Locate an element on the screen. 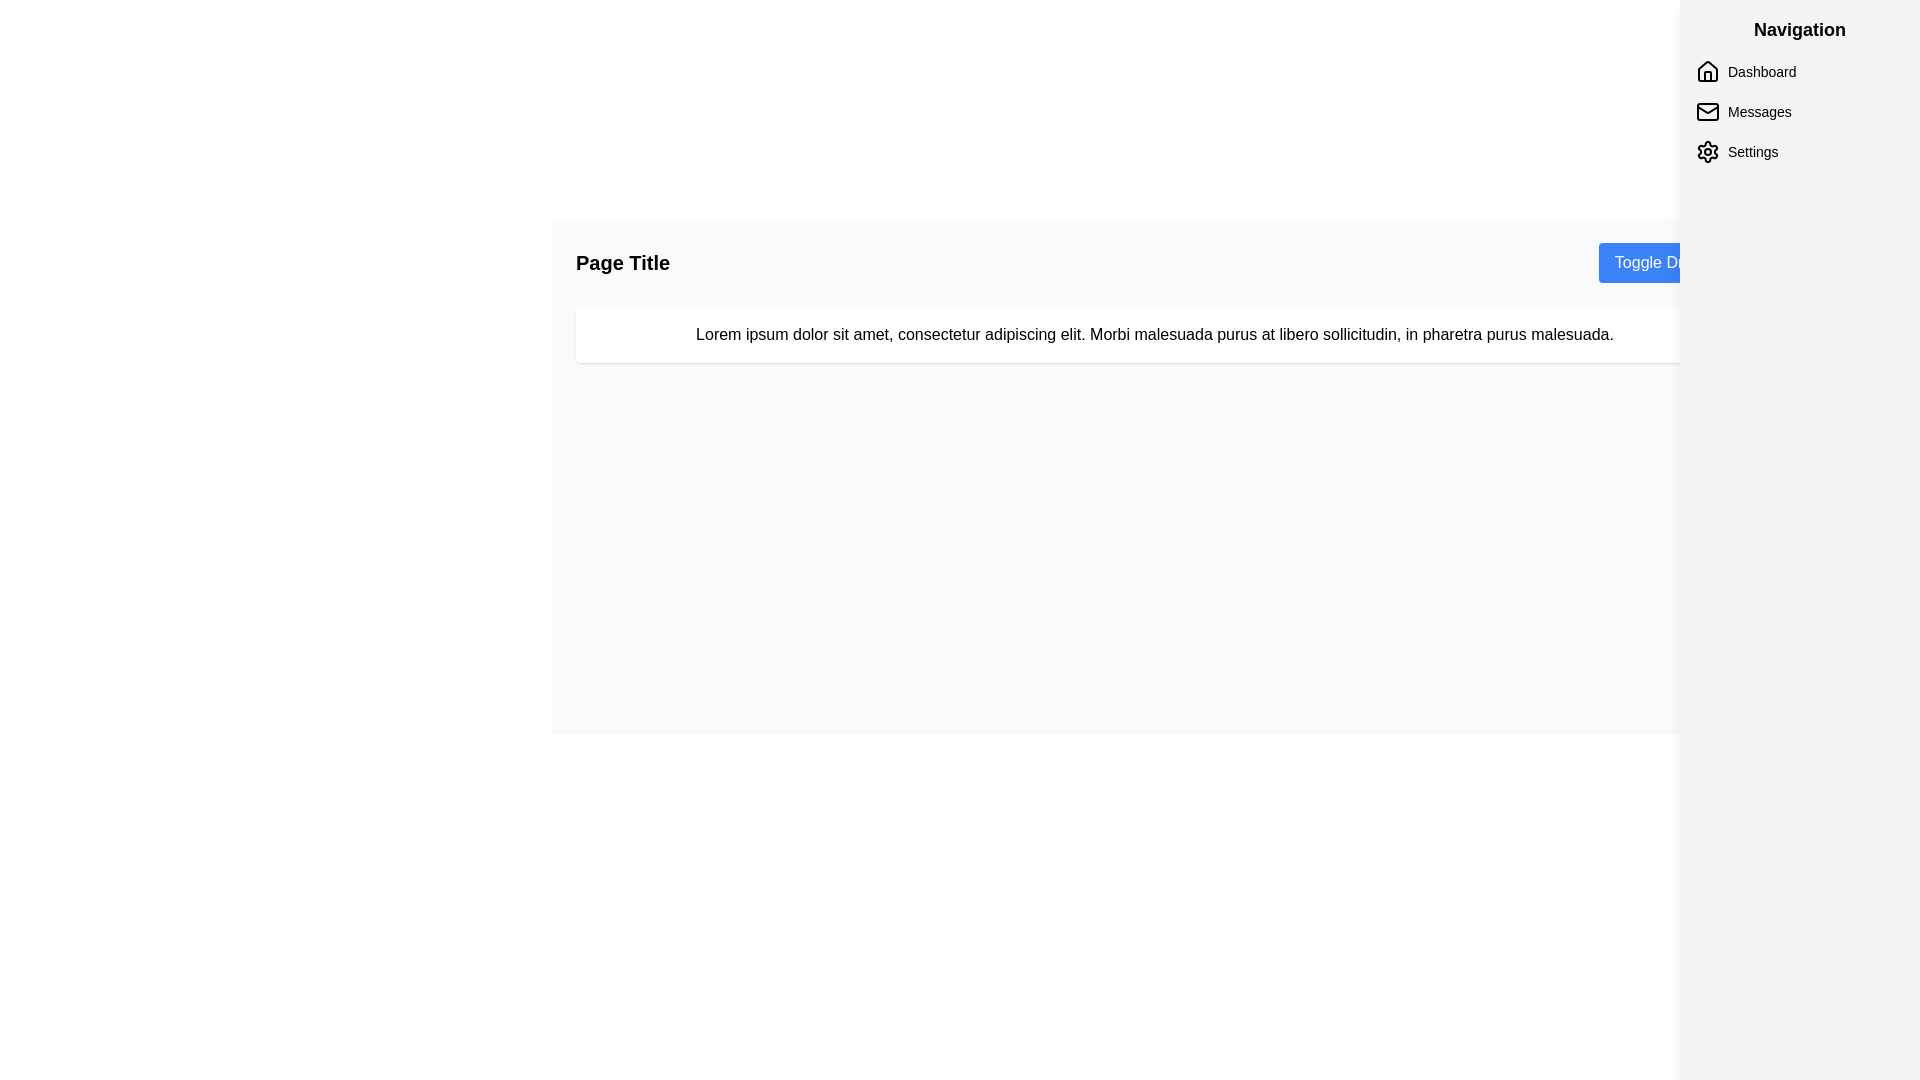 This screenshot has width=1920, height=1080. the bold and prominent 'Navigation' text label located at the top of the vertical sidebar menu is located at coordinates (1800, 30).